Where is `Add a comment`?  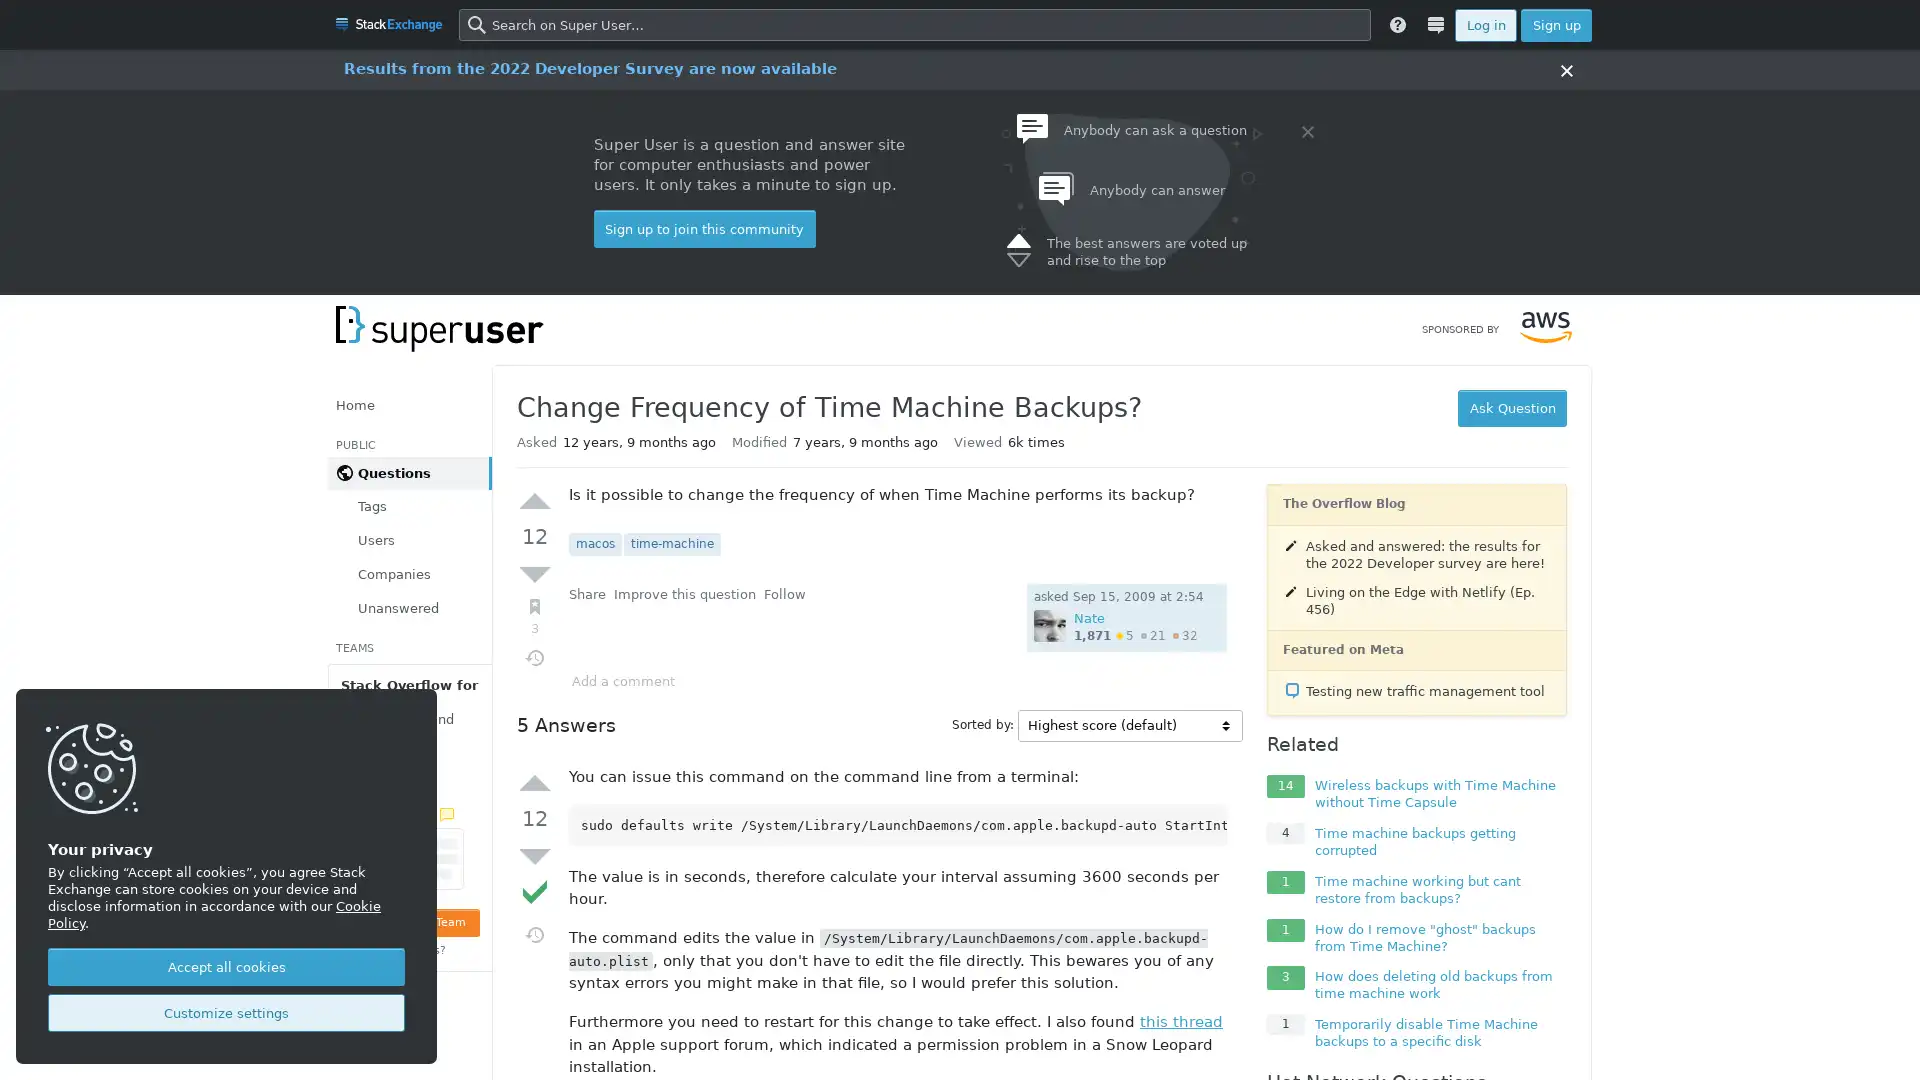
Add a comment is located at coordinates (622, 680).